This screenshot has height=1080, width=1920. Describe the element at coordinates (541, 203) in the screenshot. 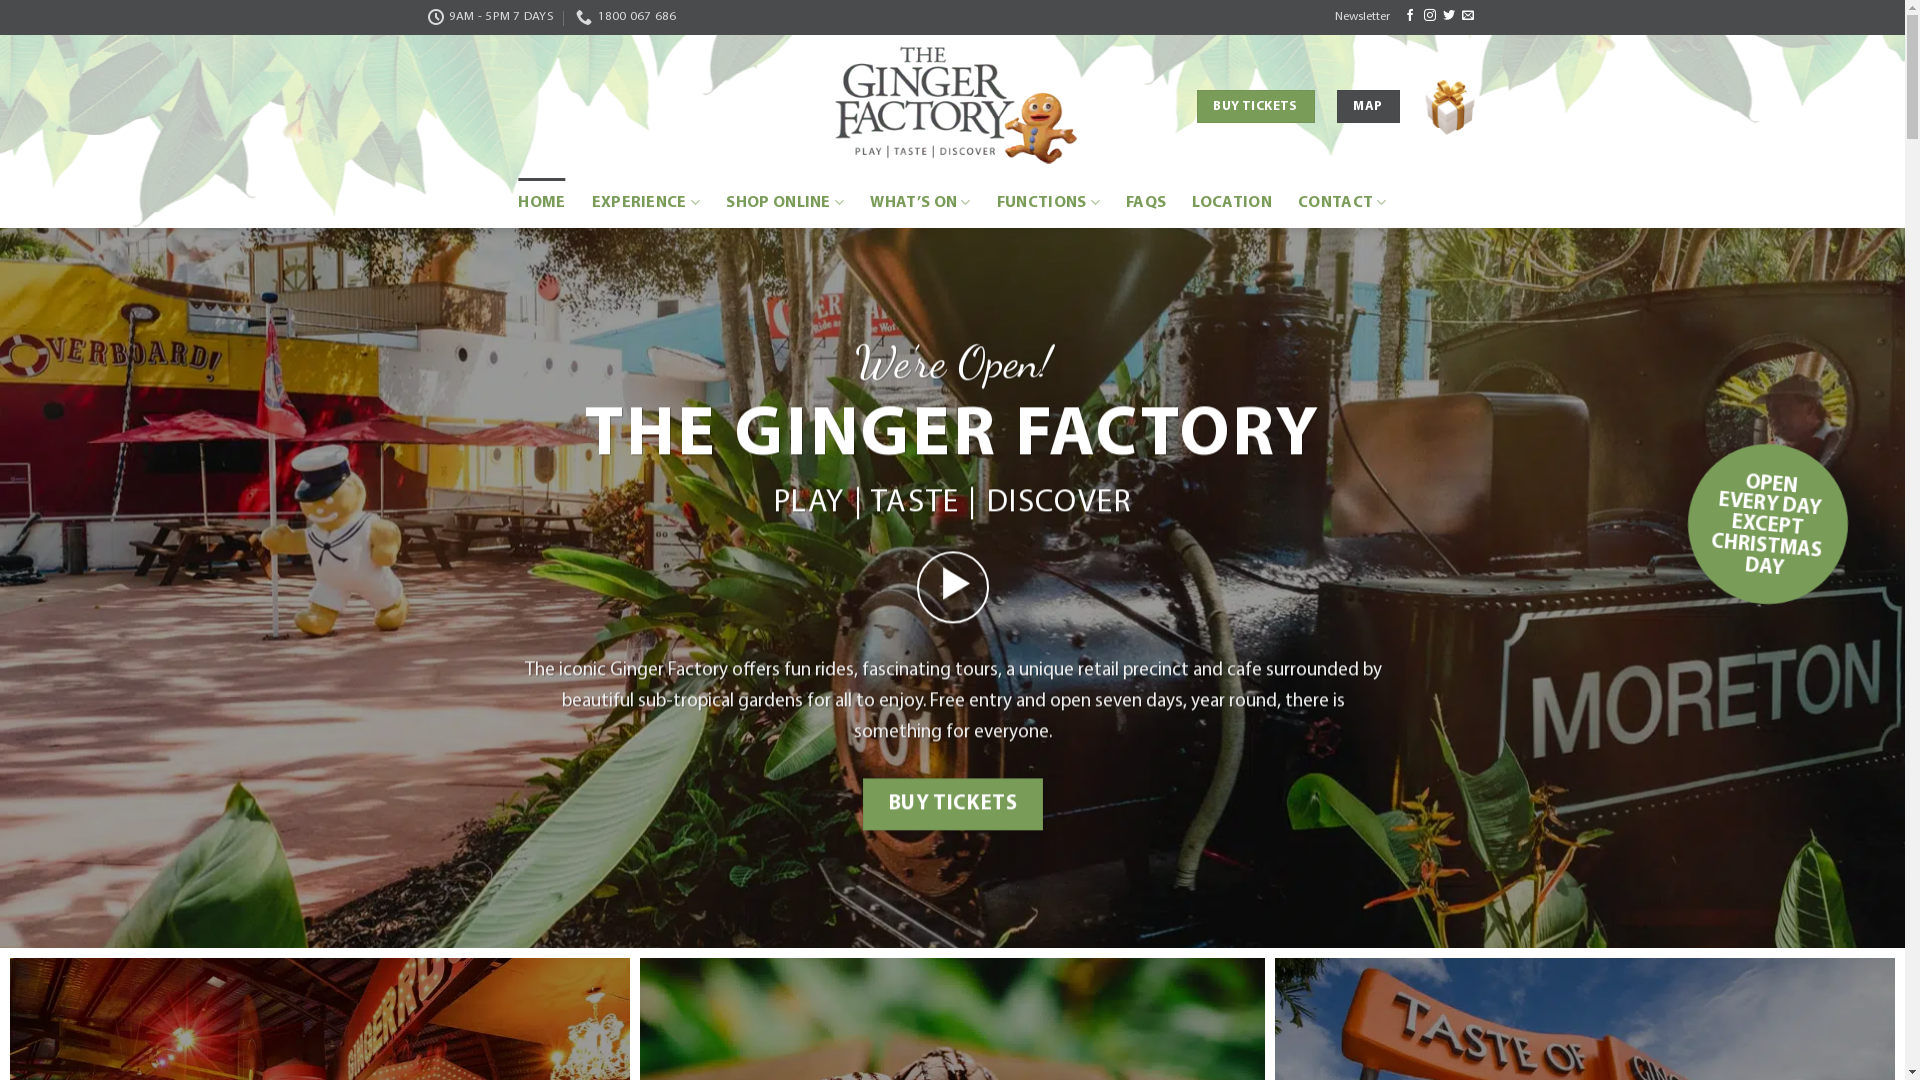

I see `'HOME'` at that location.